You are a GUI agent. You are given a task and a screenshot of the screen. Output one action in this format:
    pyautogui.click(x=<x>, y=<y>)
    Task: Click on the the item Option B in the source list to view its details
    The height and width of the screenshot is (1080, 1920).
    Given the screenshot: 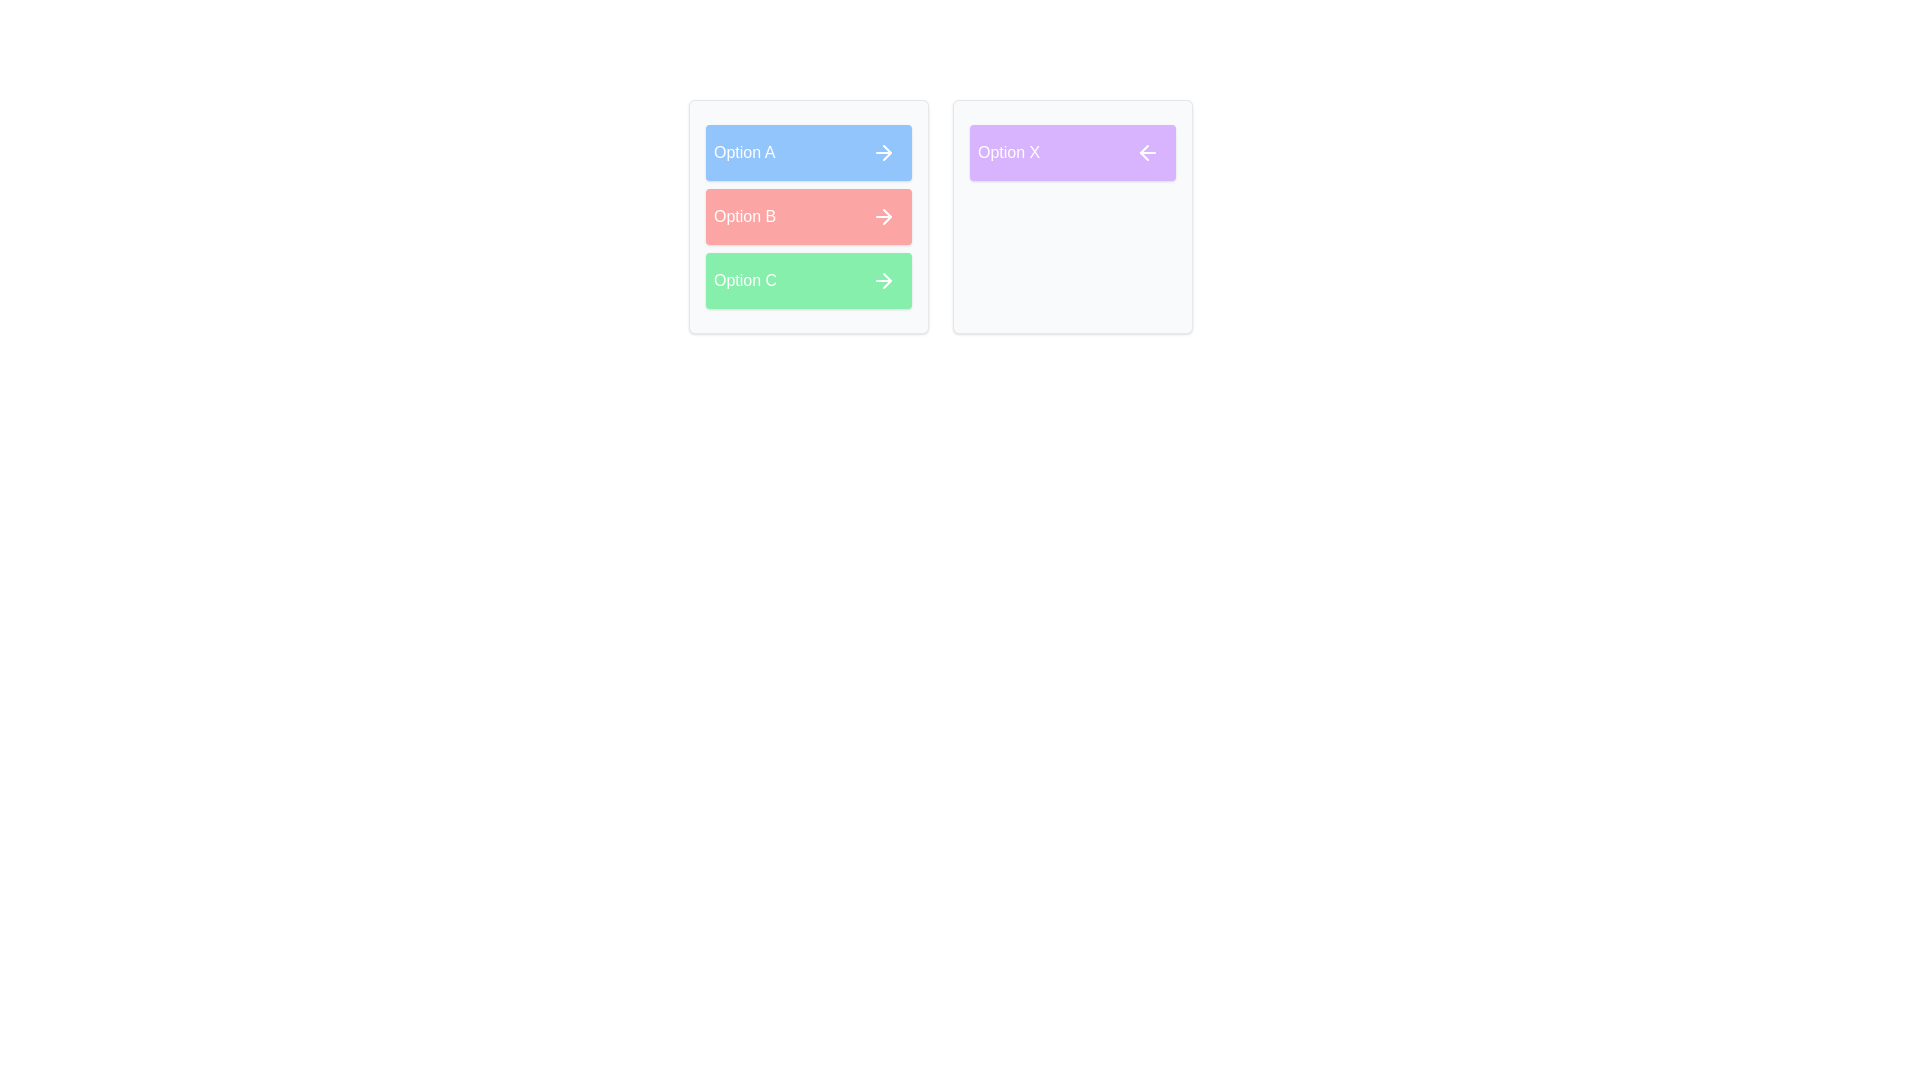 What is the action you would take?
    pyautogui.click(x=809, y=216)
    